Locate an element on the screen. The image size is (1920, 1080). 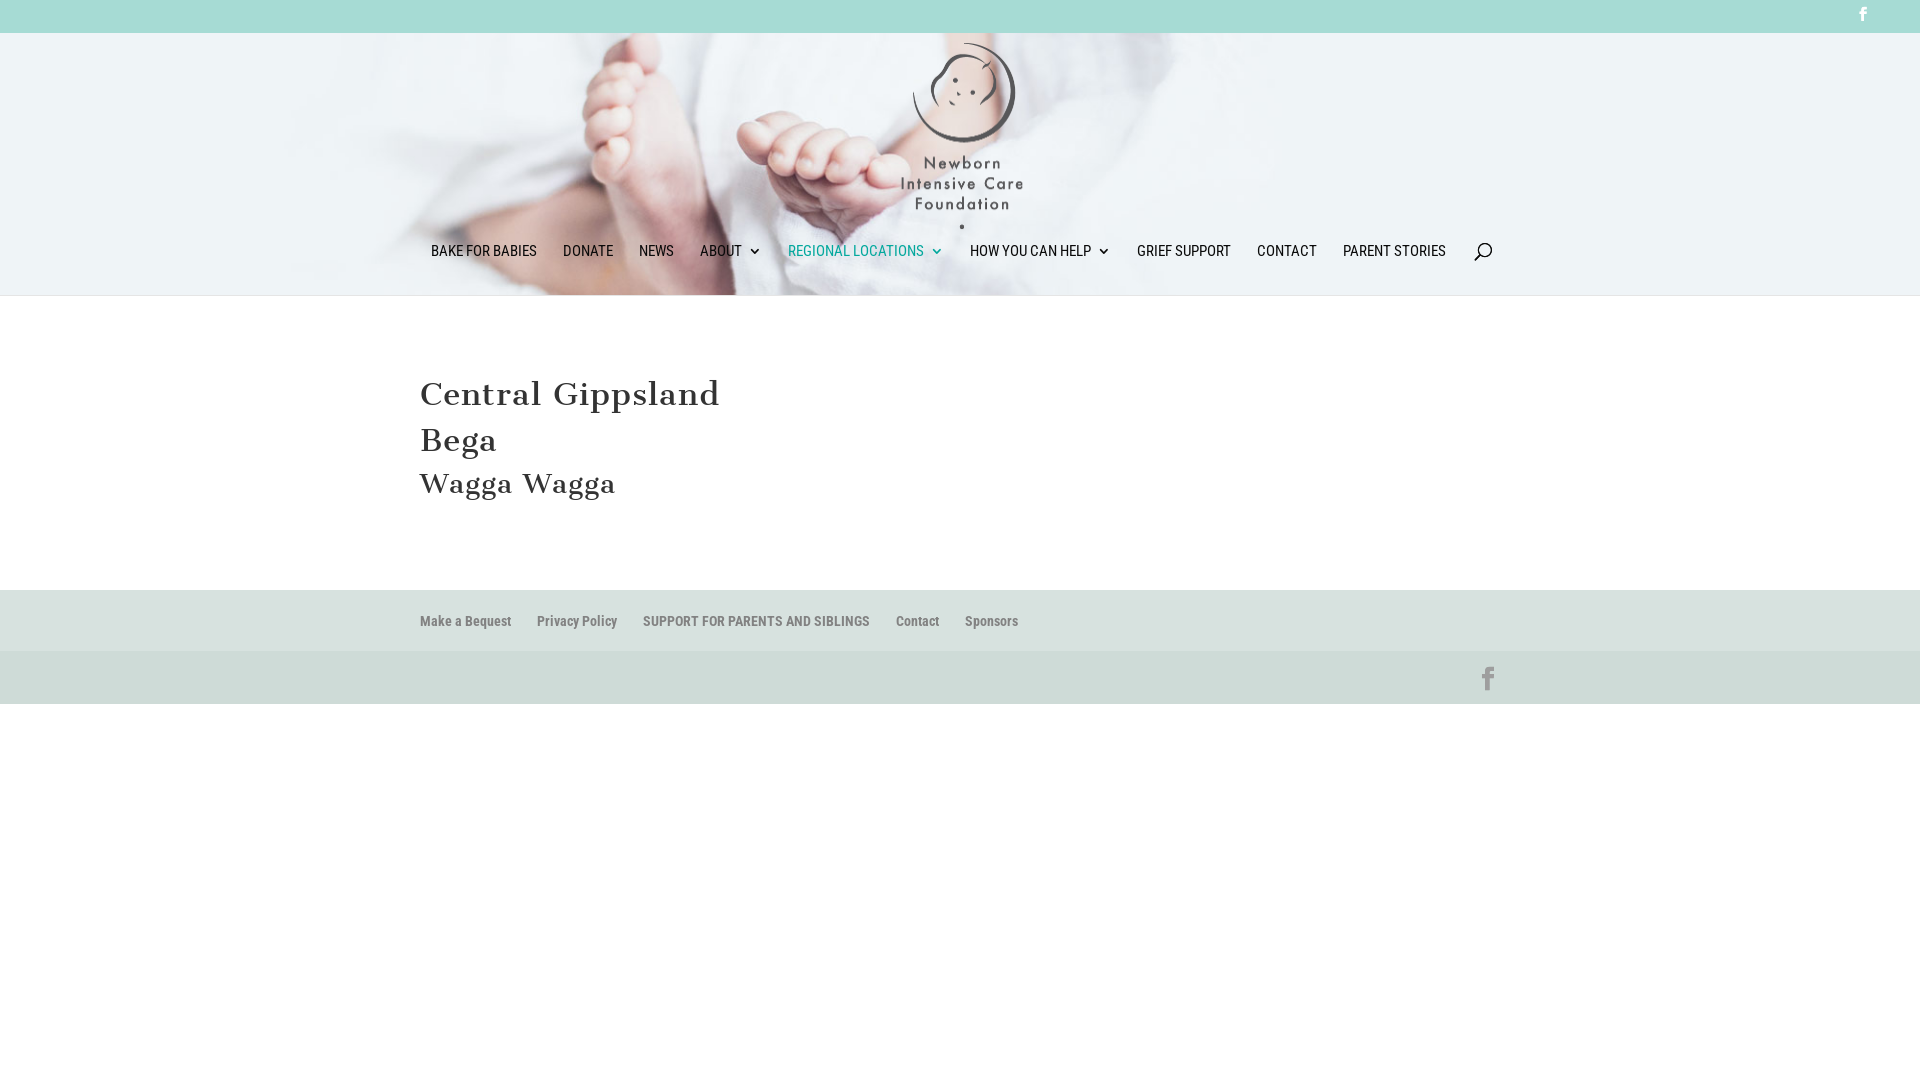
'Privacy Policy' is located at coordinates (575, 620).